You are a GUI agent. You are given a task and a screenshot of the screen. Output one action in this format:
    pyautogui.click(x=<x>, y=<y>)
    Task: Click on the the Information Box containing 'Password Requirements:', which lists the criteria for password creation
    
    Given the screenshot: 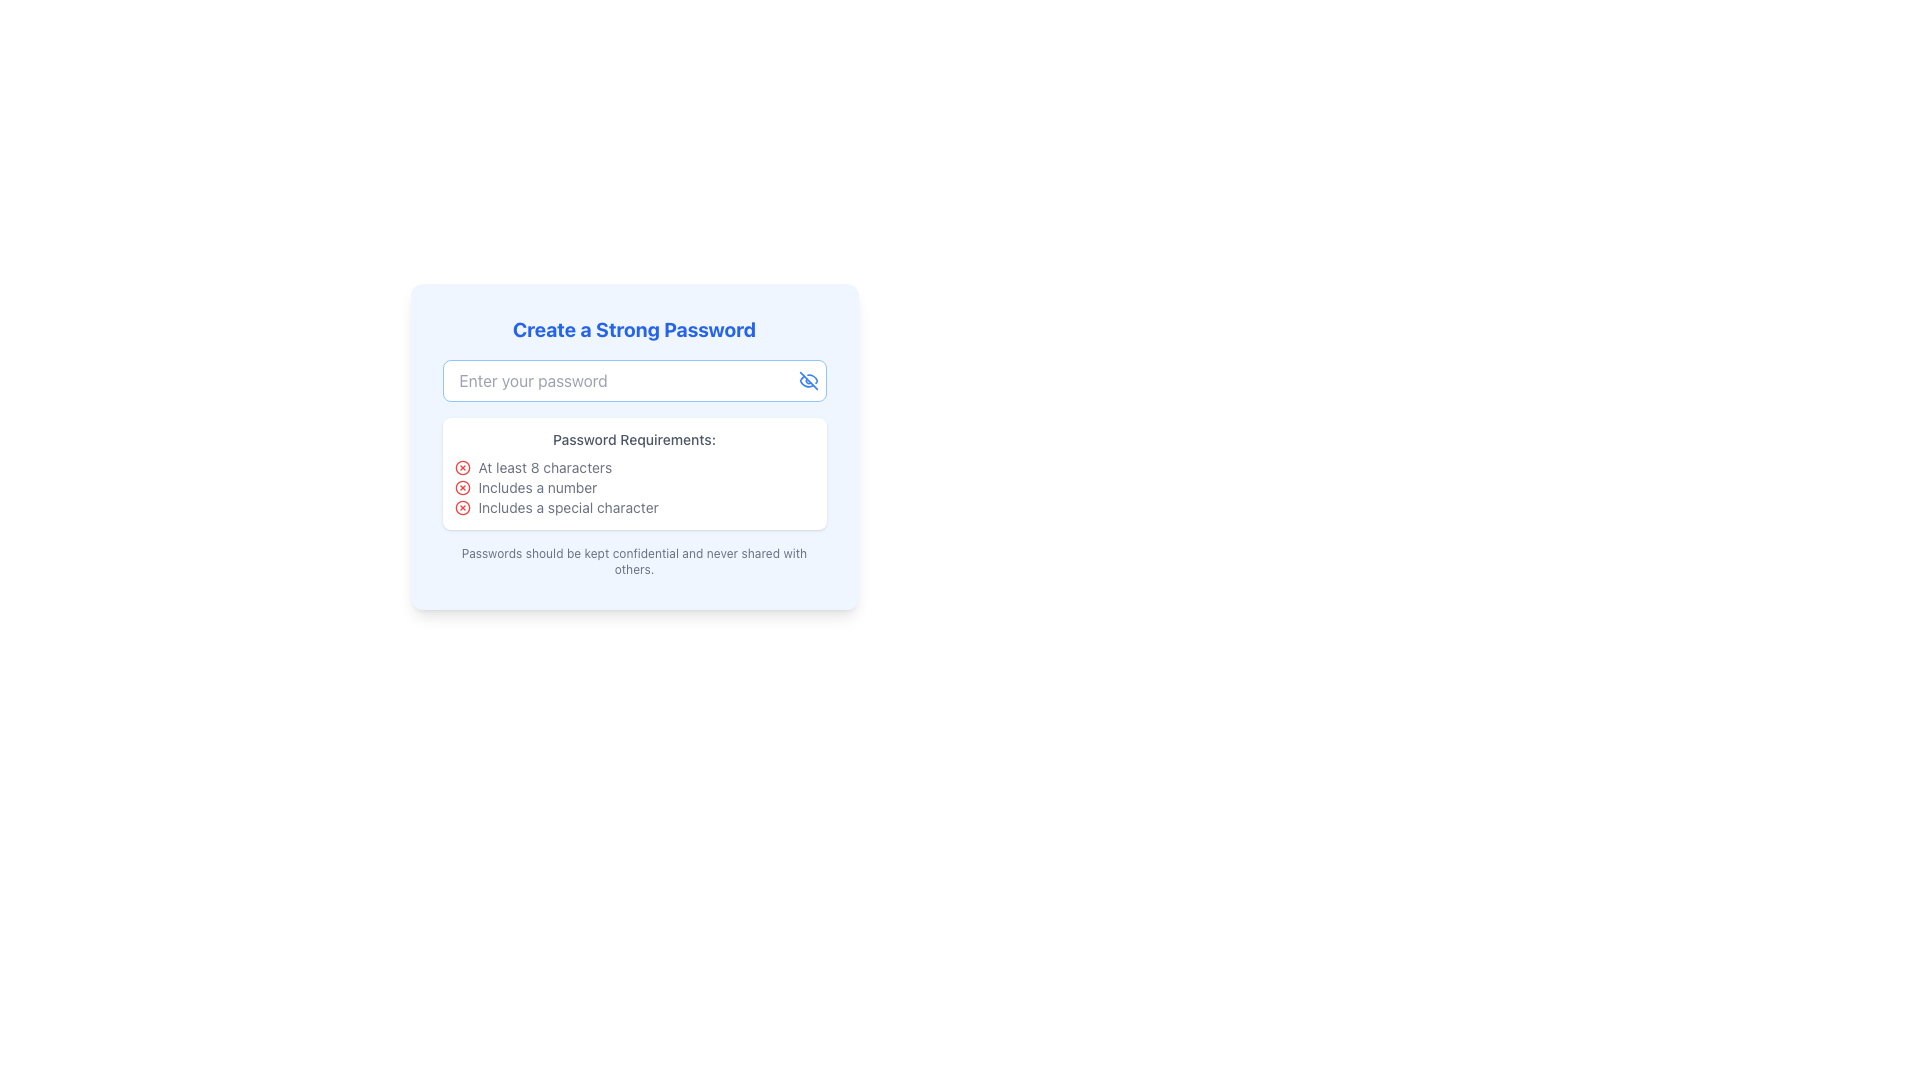 What is the action you would take?
    pyautogui.click(x=633, y=474)
    